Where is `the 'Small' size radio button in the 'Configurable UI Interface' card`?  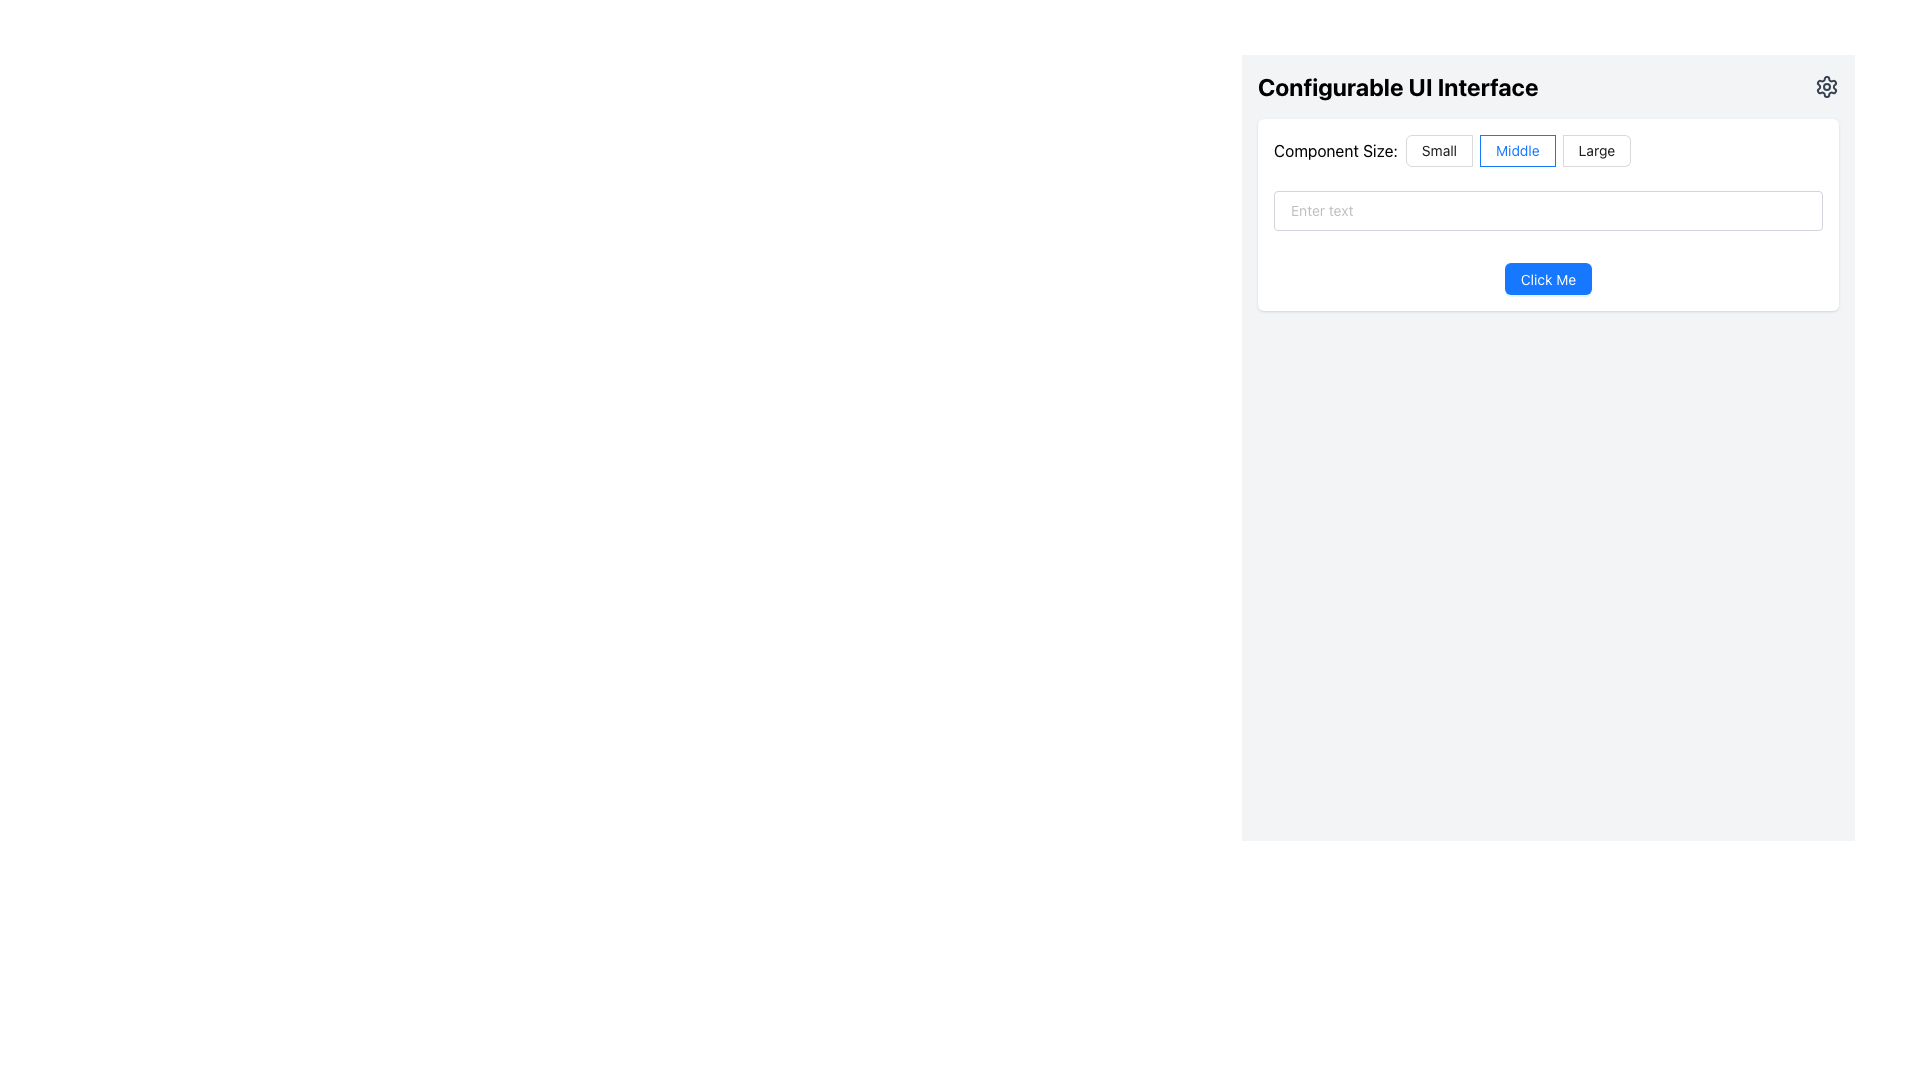
the 'Small' size radio button in the 'Configurable UI Interface' card is located at coordinates (1438, 149).